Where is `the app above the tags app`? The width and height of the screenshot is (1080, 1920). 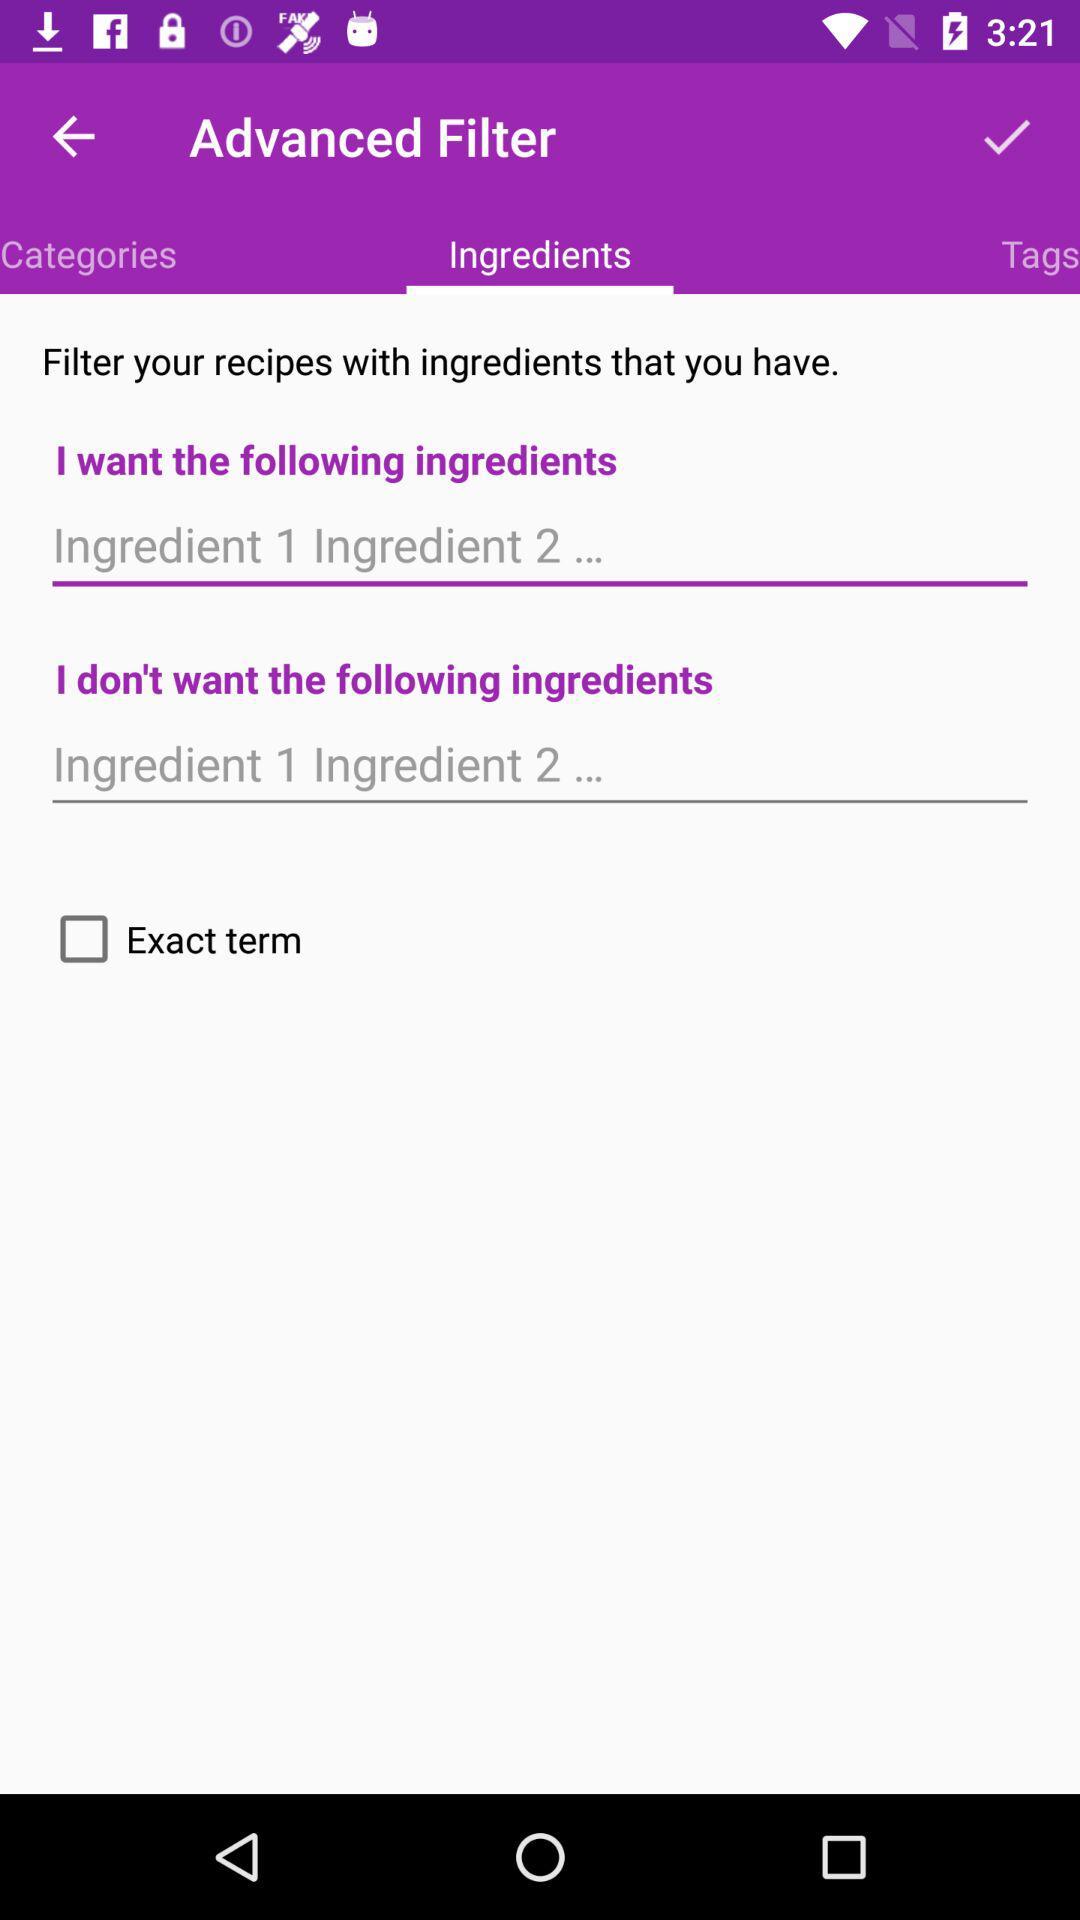 the app above the tags app is located at coordinates (1006, 135).